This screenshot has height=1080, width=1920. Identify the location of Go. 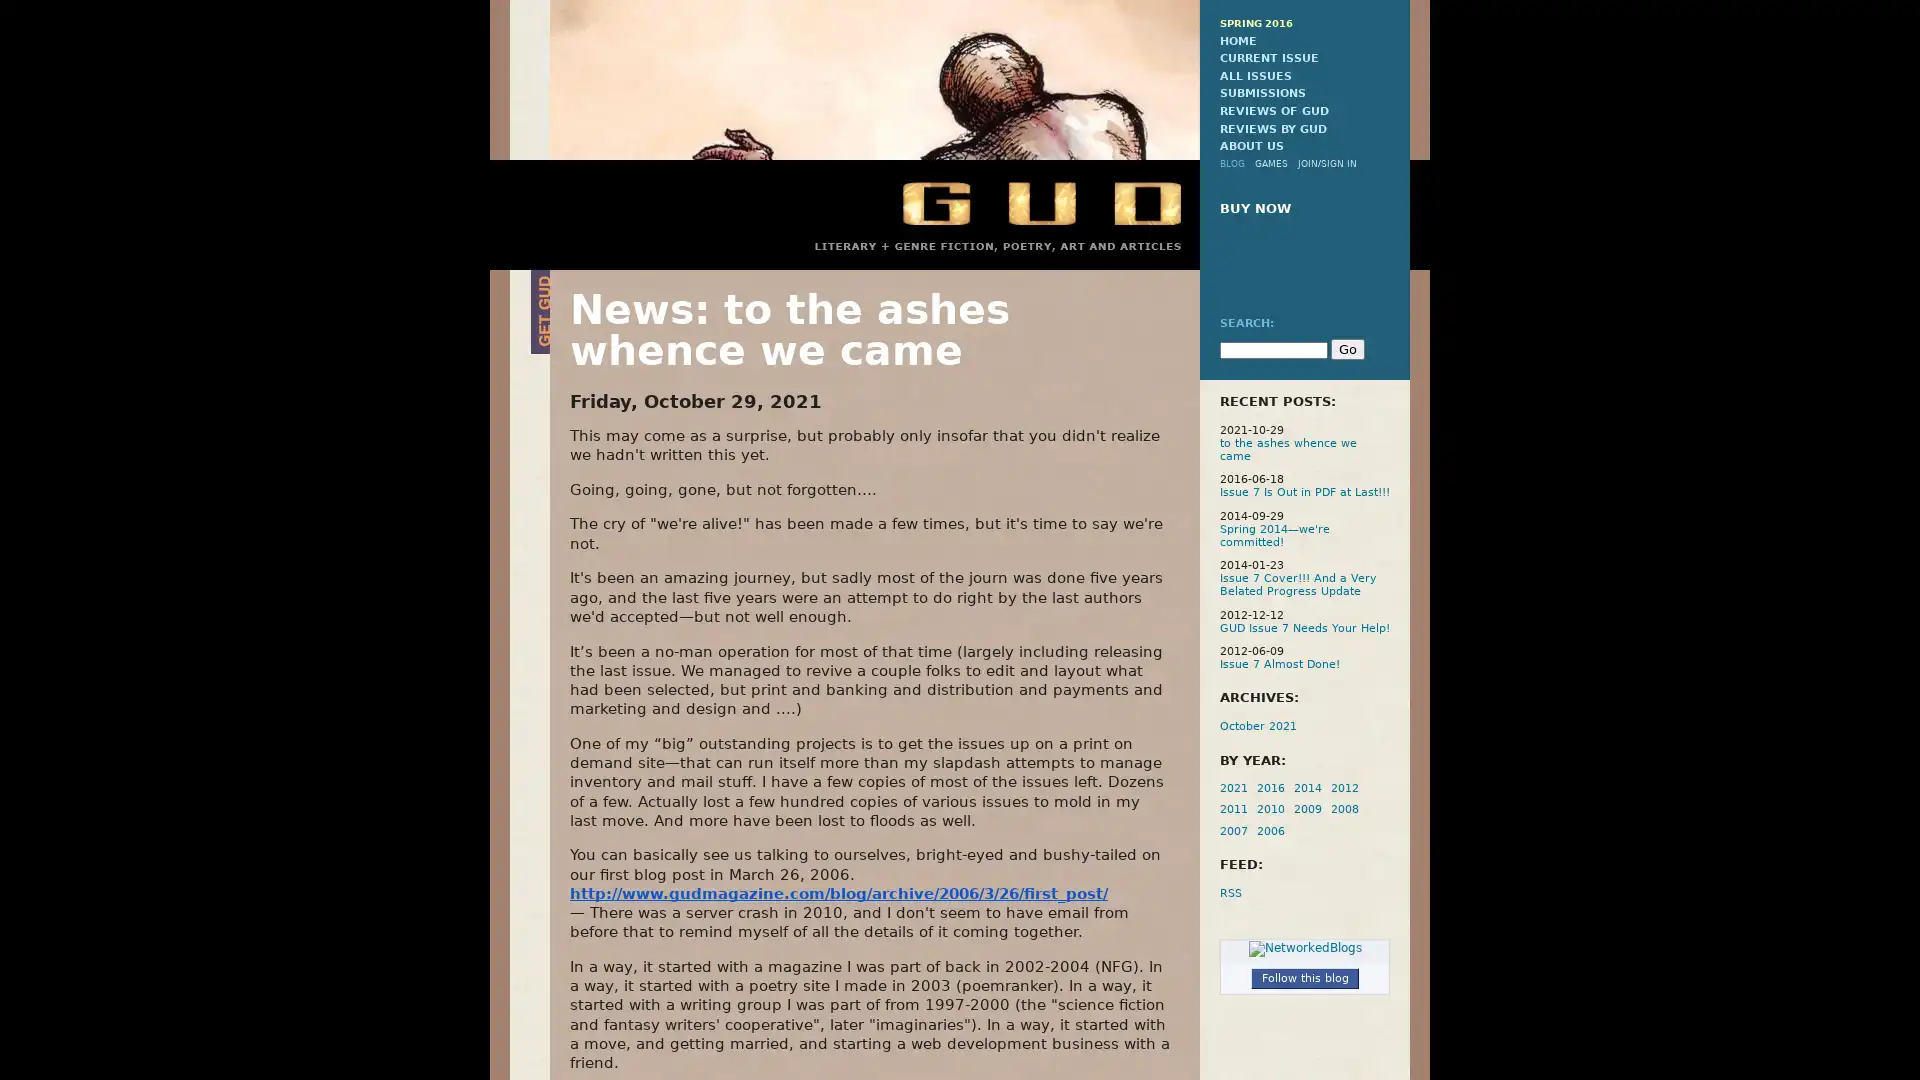
(1348, 348).